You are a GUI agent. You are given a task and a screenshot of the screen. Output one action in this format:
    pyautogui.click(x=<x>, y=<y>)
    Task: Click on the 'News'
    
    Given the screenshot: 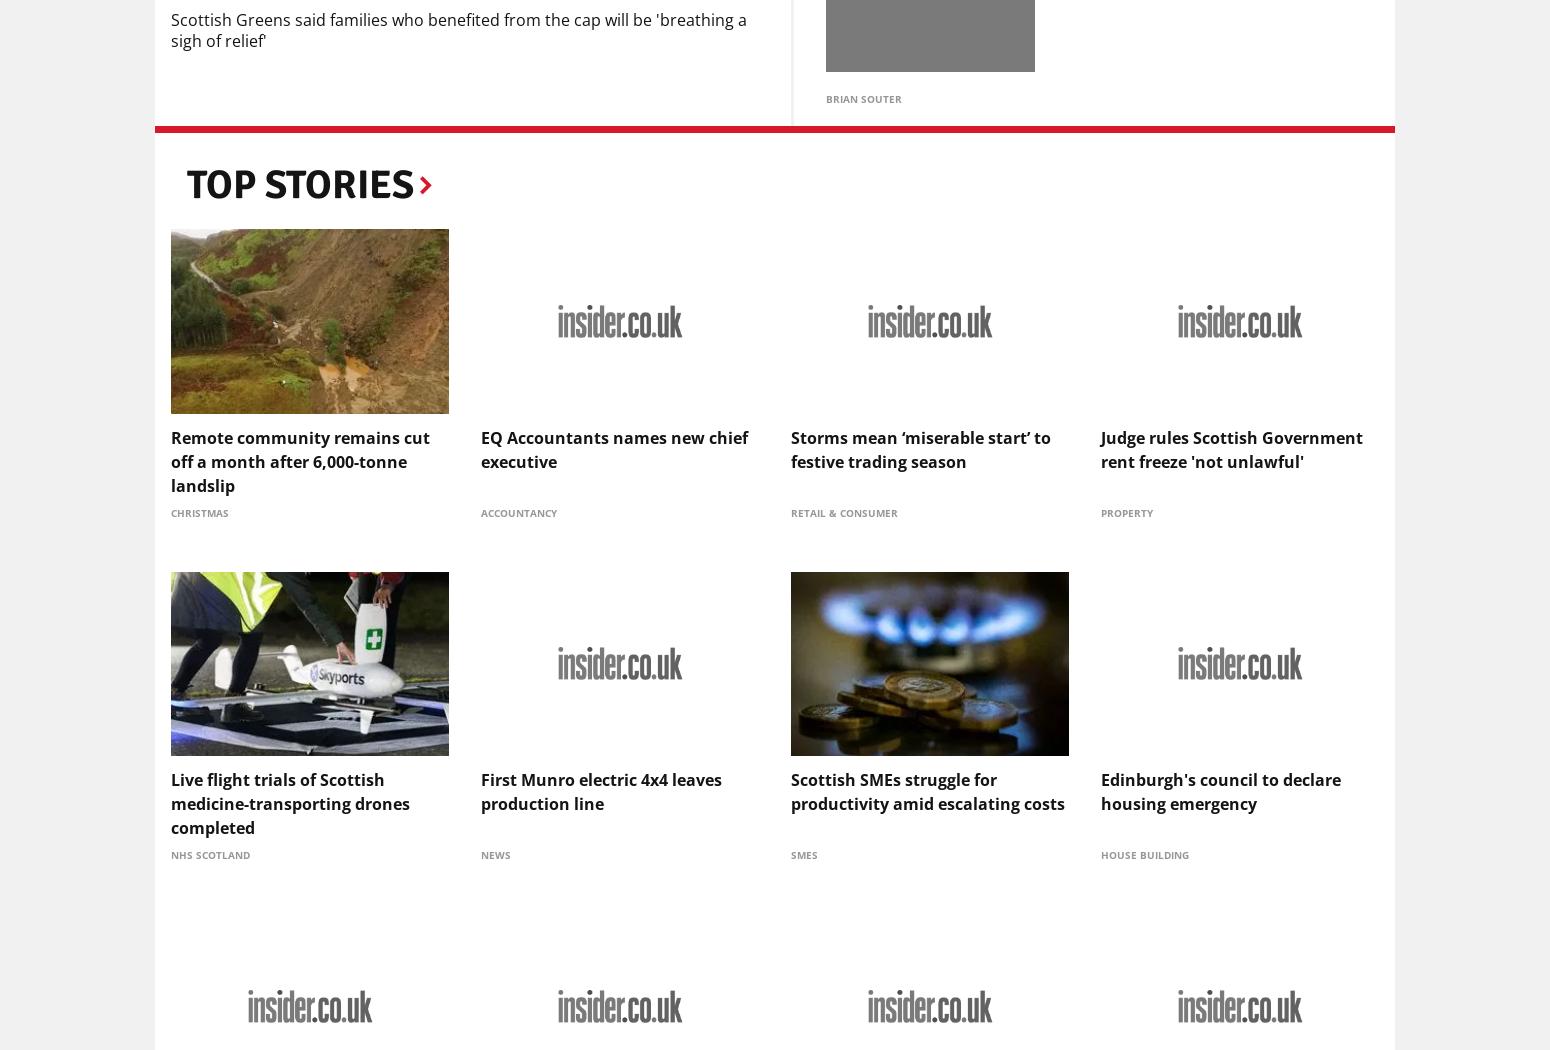 What is the action you would take?
    pyautogui.click(x=495, y=853)
    